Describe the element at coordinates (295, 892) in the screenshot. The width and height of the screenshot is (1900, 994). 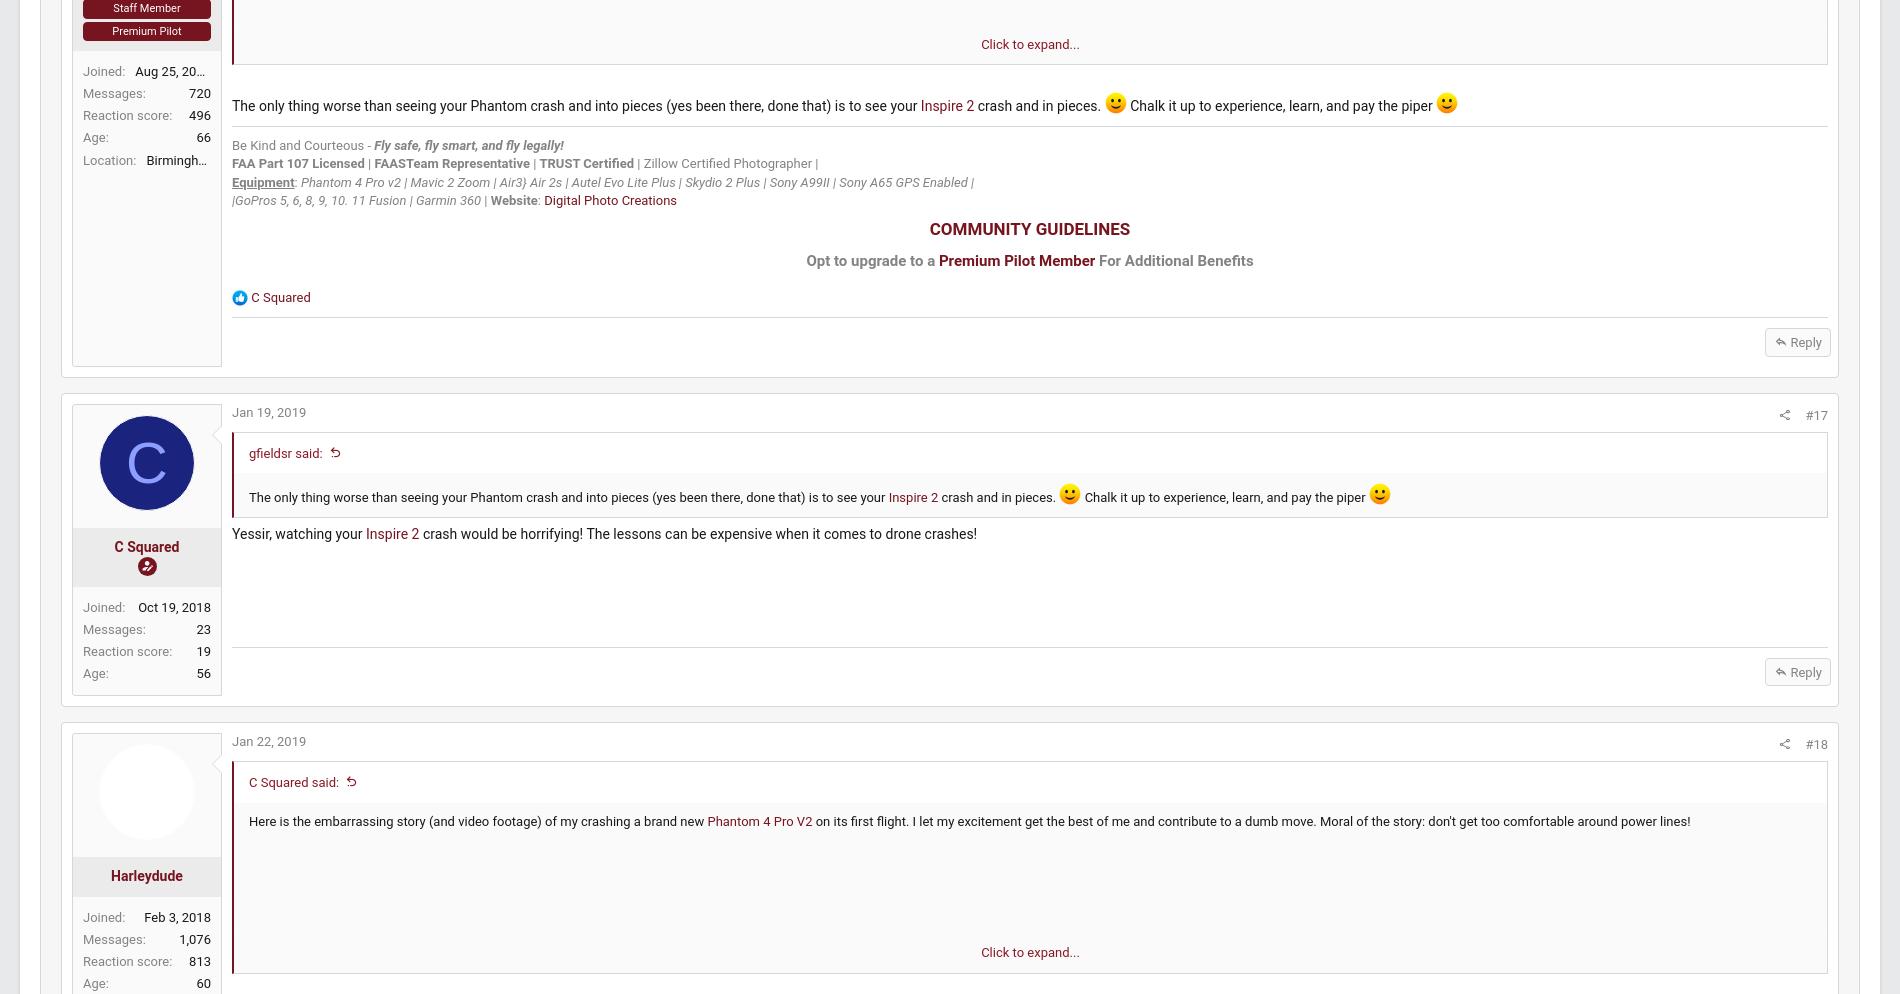
I see `'on its first flight. I let my excitement get the best of me and contribute to a dumb move. Moral of the story: don't get too comfortable around power lines!'` at that location.